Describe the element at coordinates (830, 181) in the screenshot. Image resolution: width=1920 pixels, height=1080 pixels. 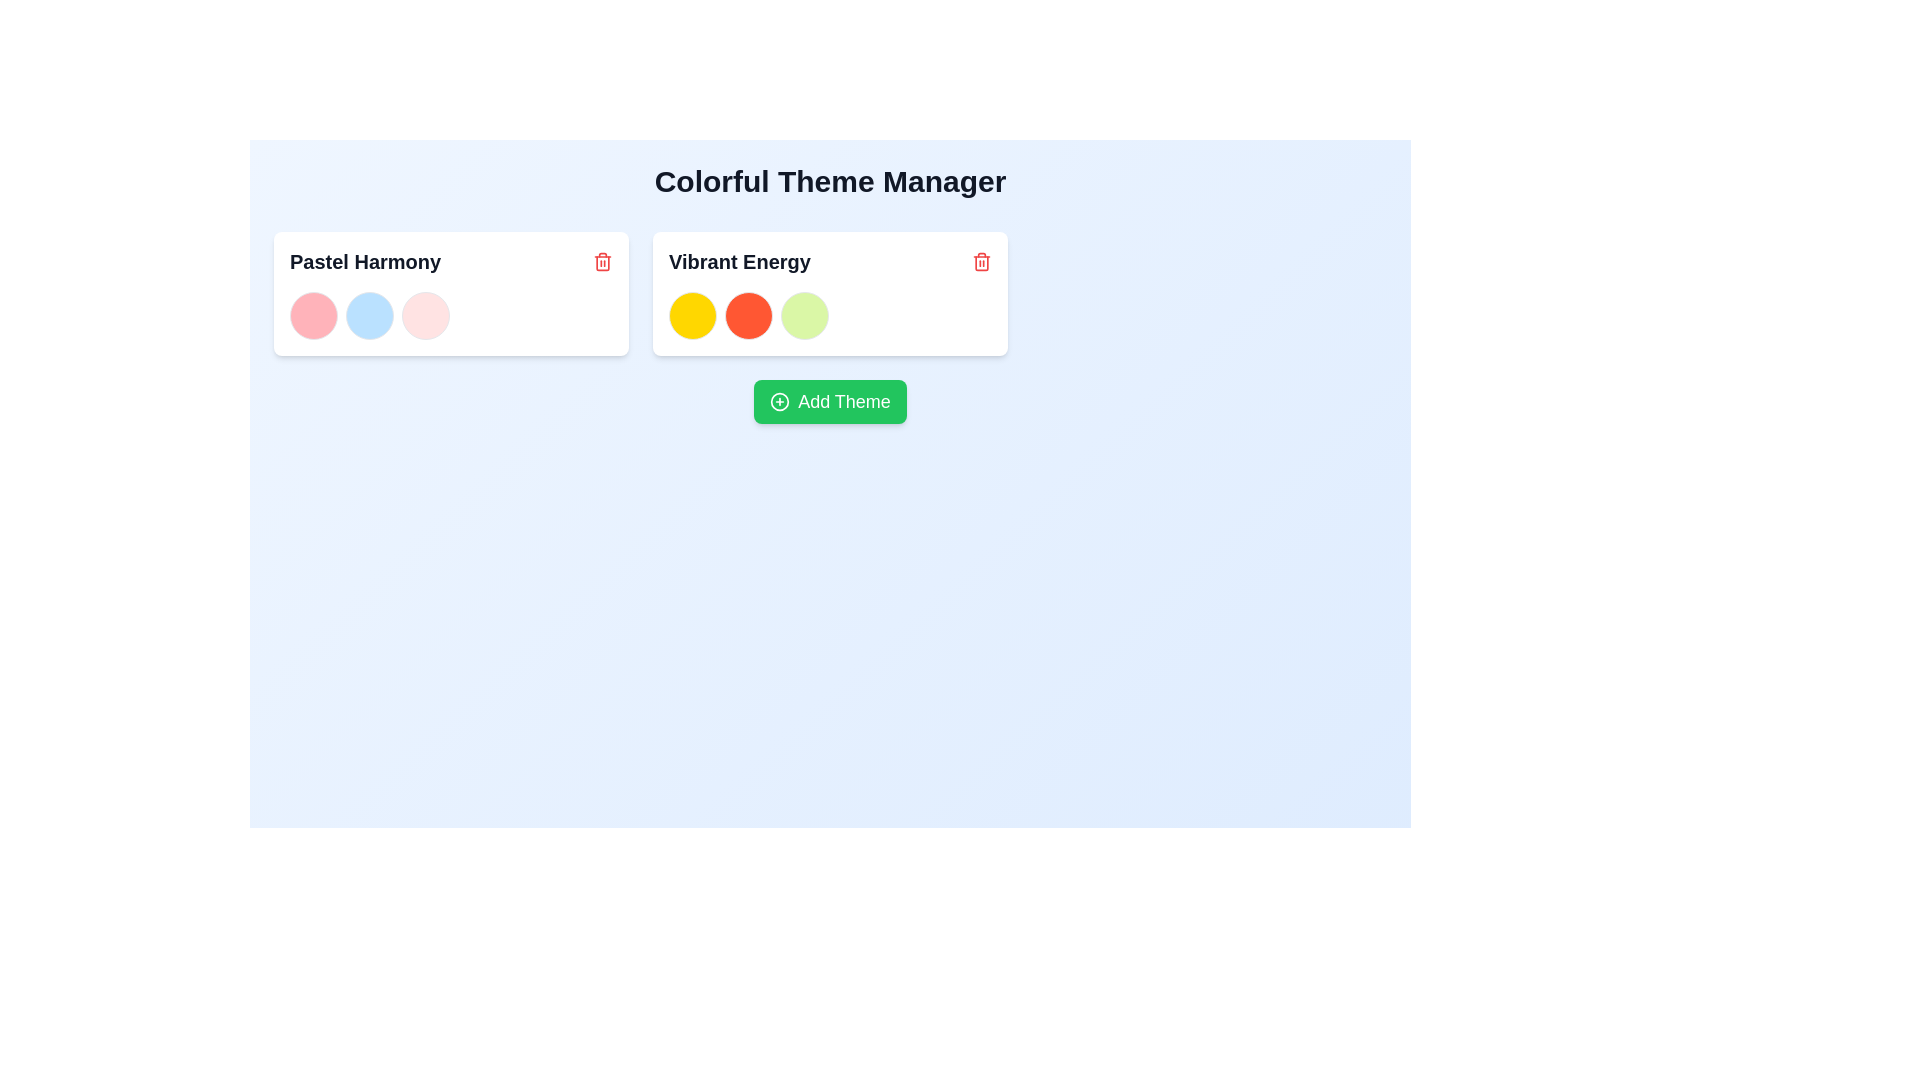
I see `the title text 'Colorful Theme Manager' which is prominently displayed in large, bold typography against a gradient light blue background` at that location.